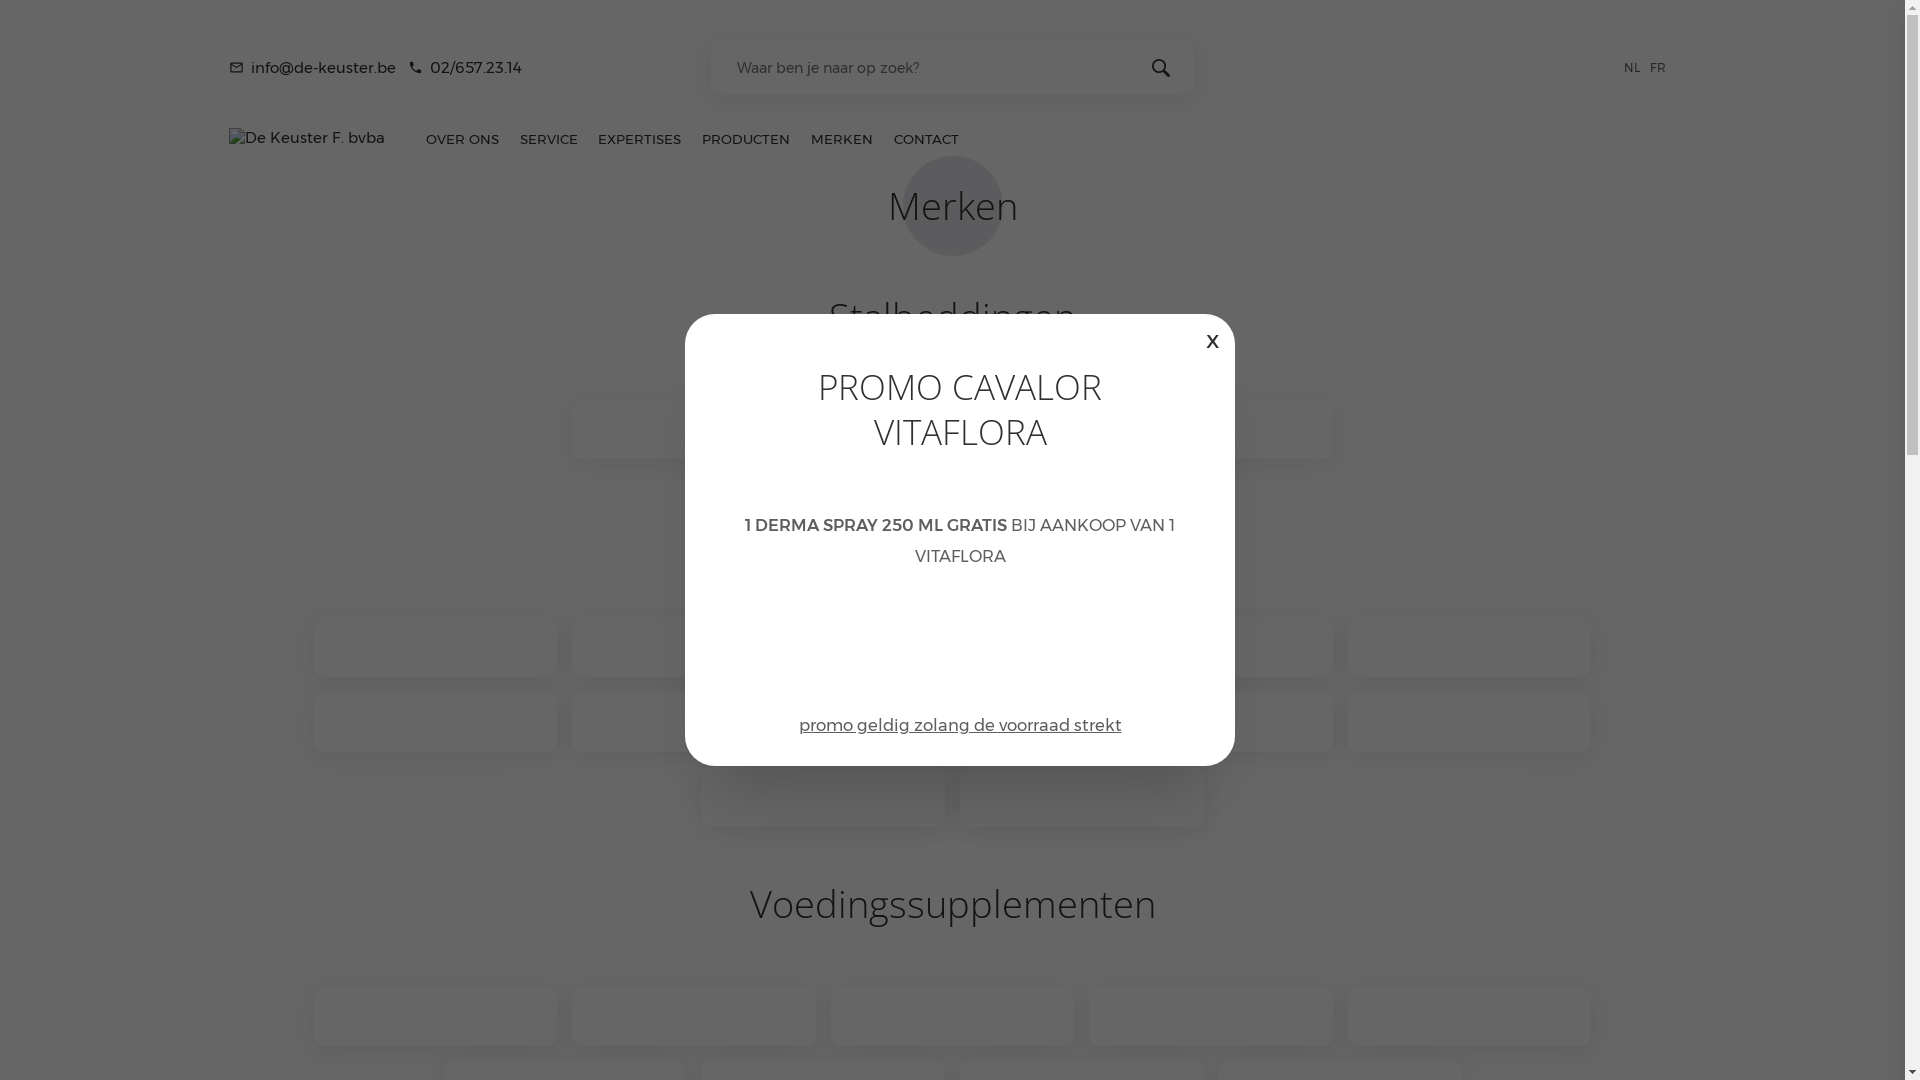 This screenshot has height=1080, width=1920. Describe the element at coordinates (1636, 65) in the screenshot. I see `'NL'` at that location.